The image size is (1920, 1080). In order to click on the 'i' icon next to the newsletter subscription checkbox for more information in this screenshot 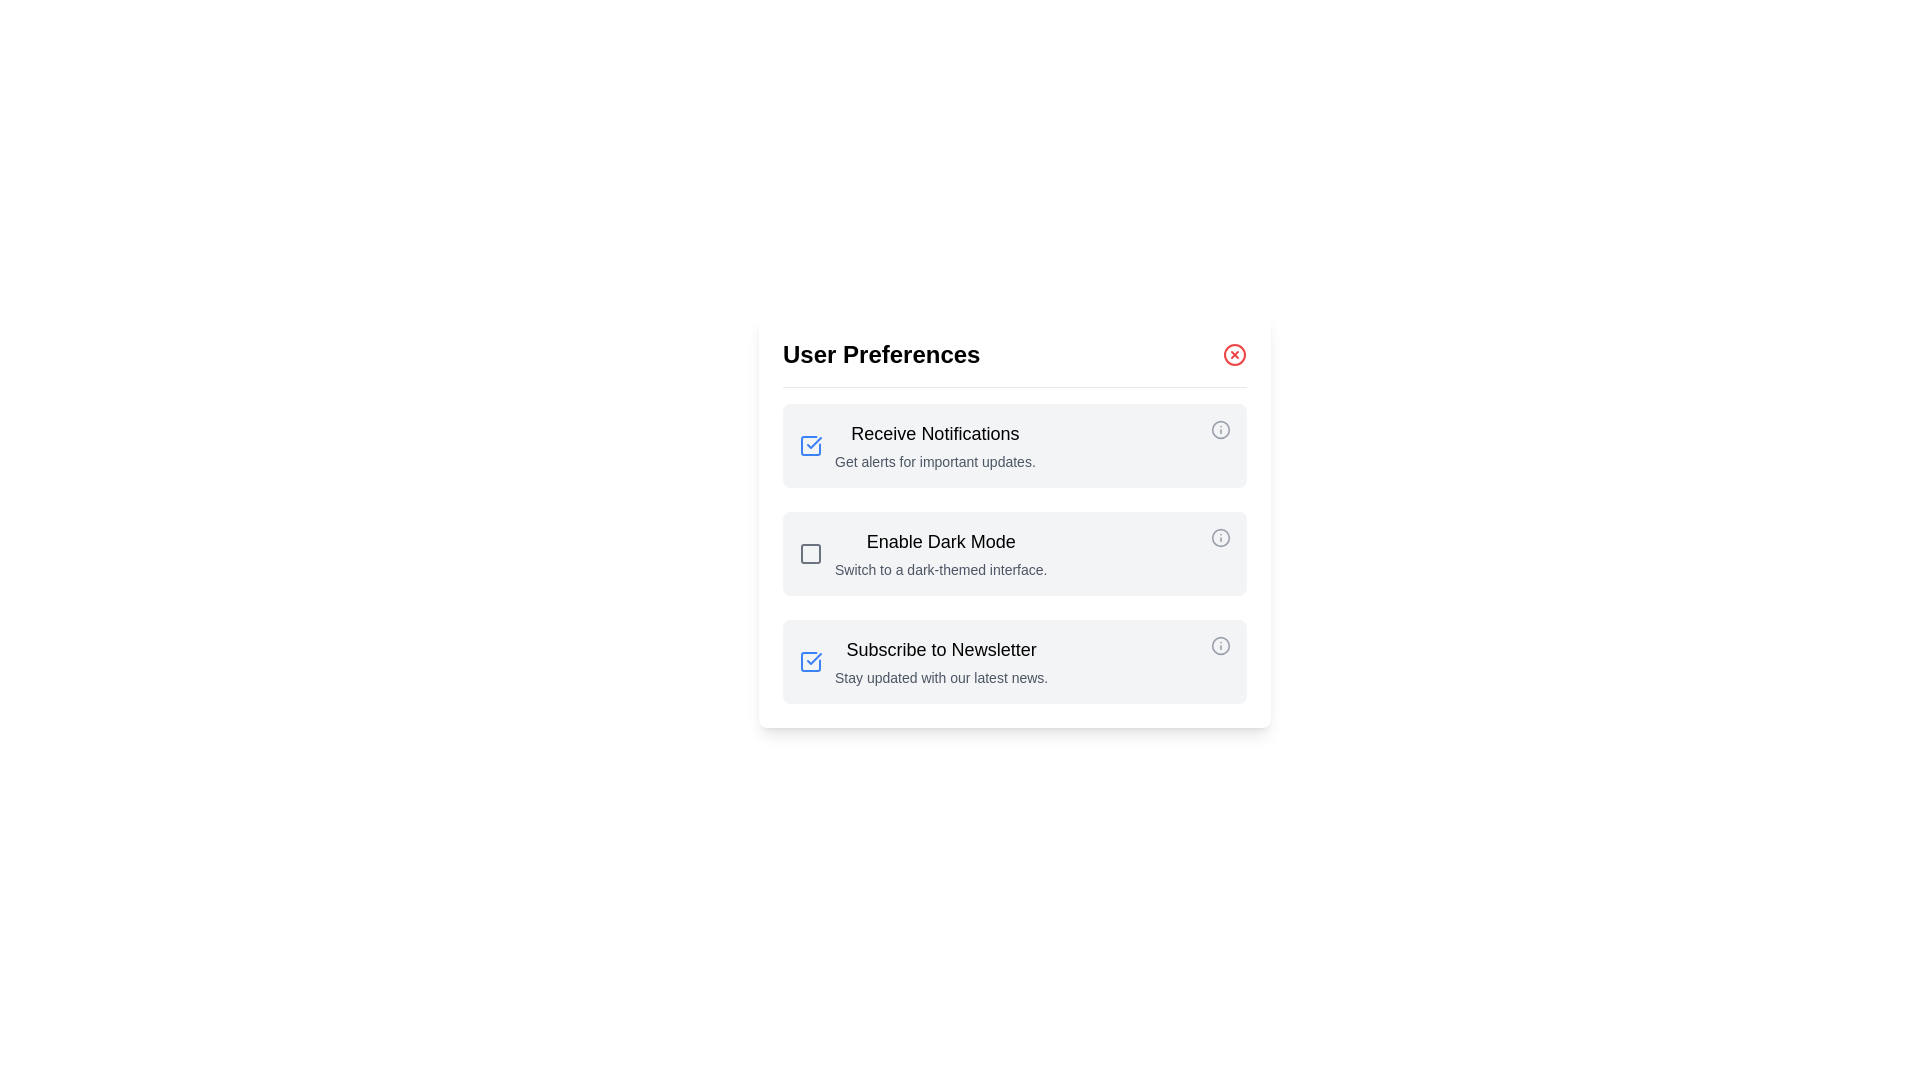, I will do `click(1014, 662)`.